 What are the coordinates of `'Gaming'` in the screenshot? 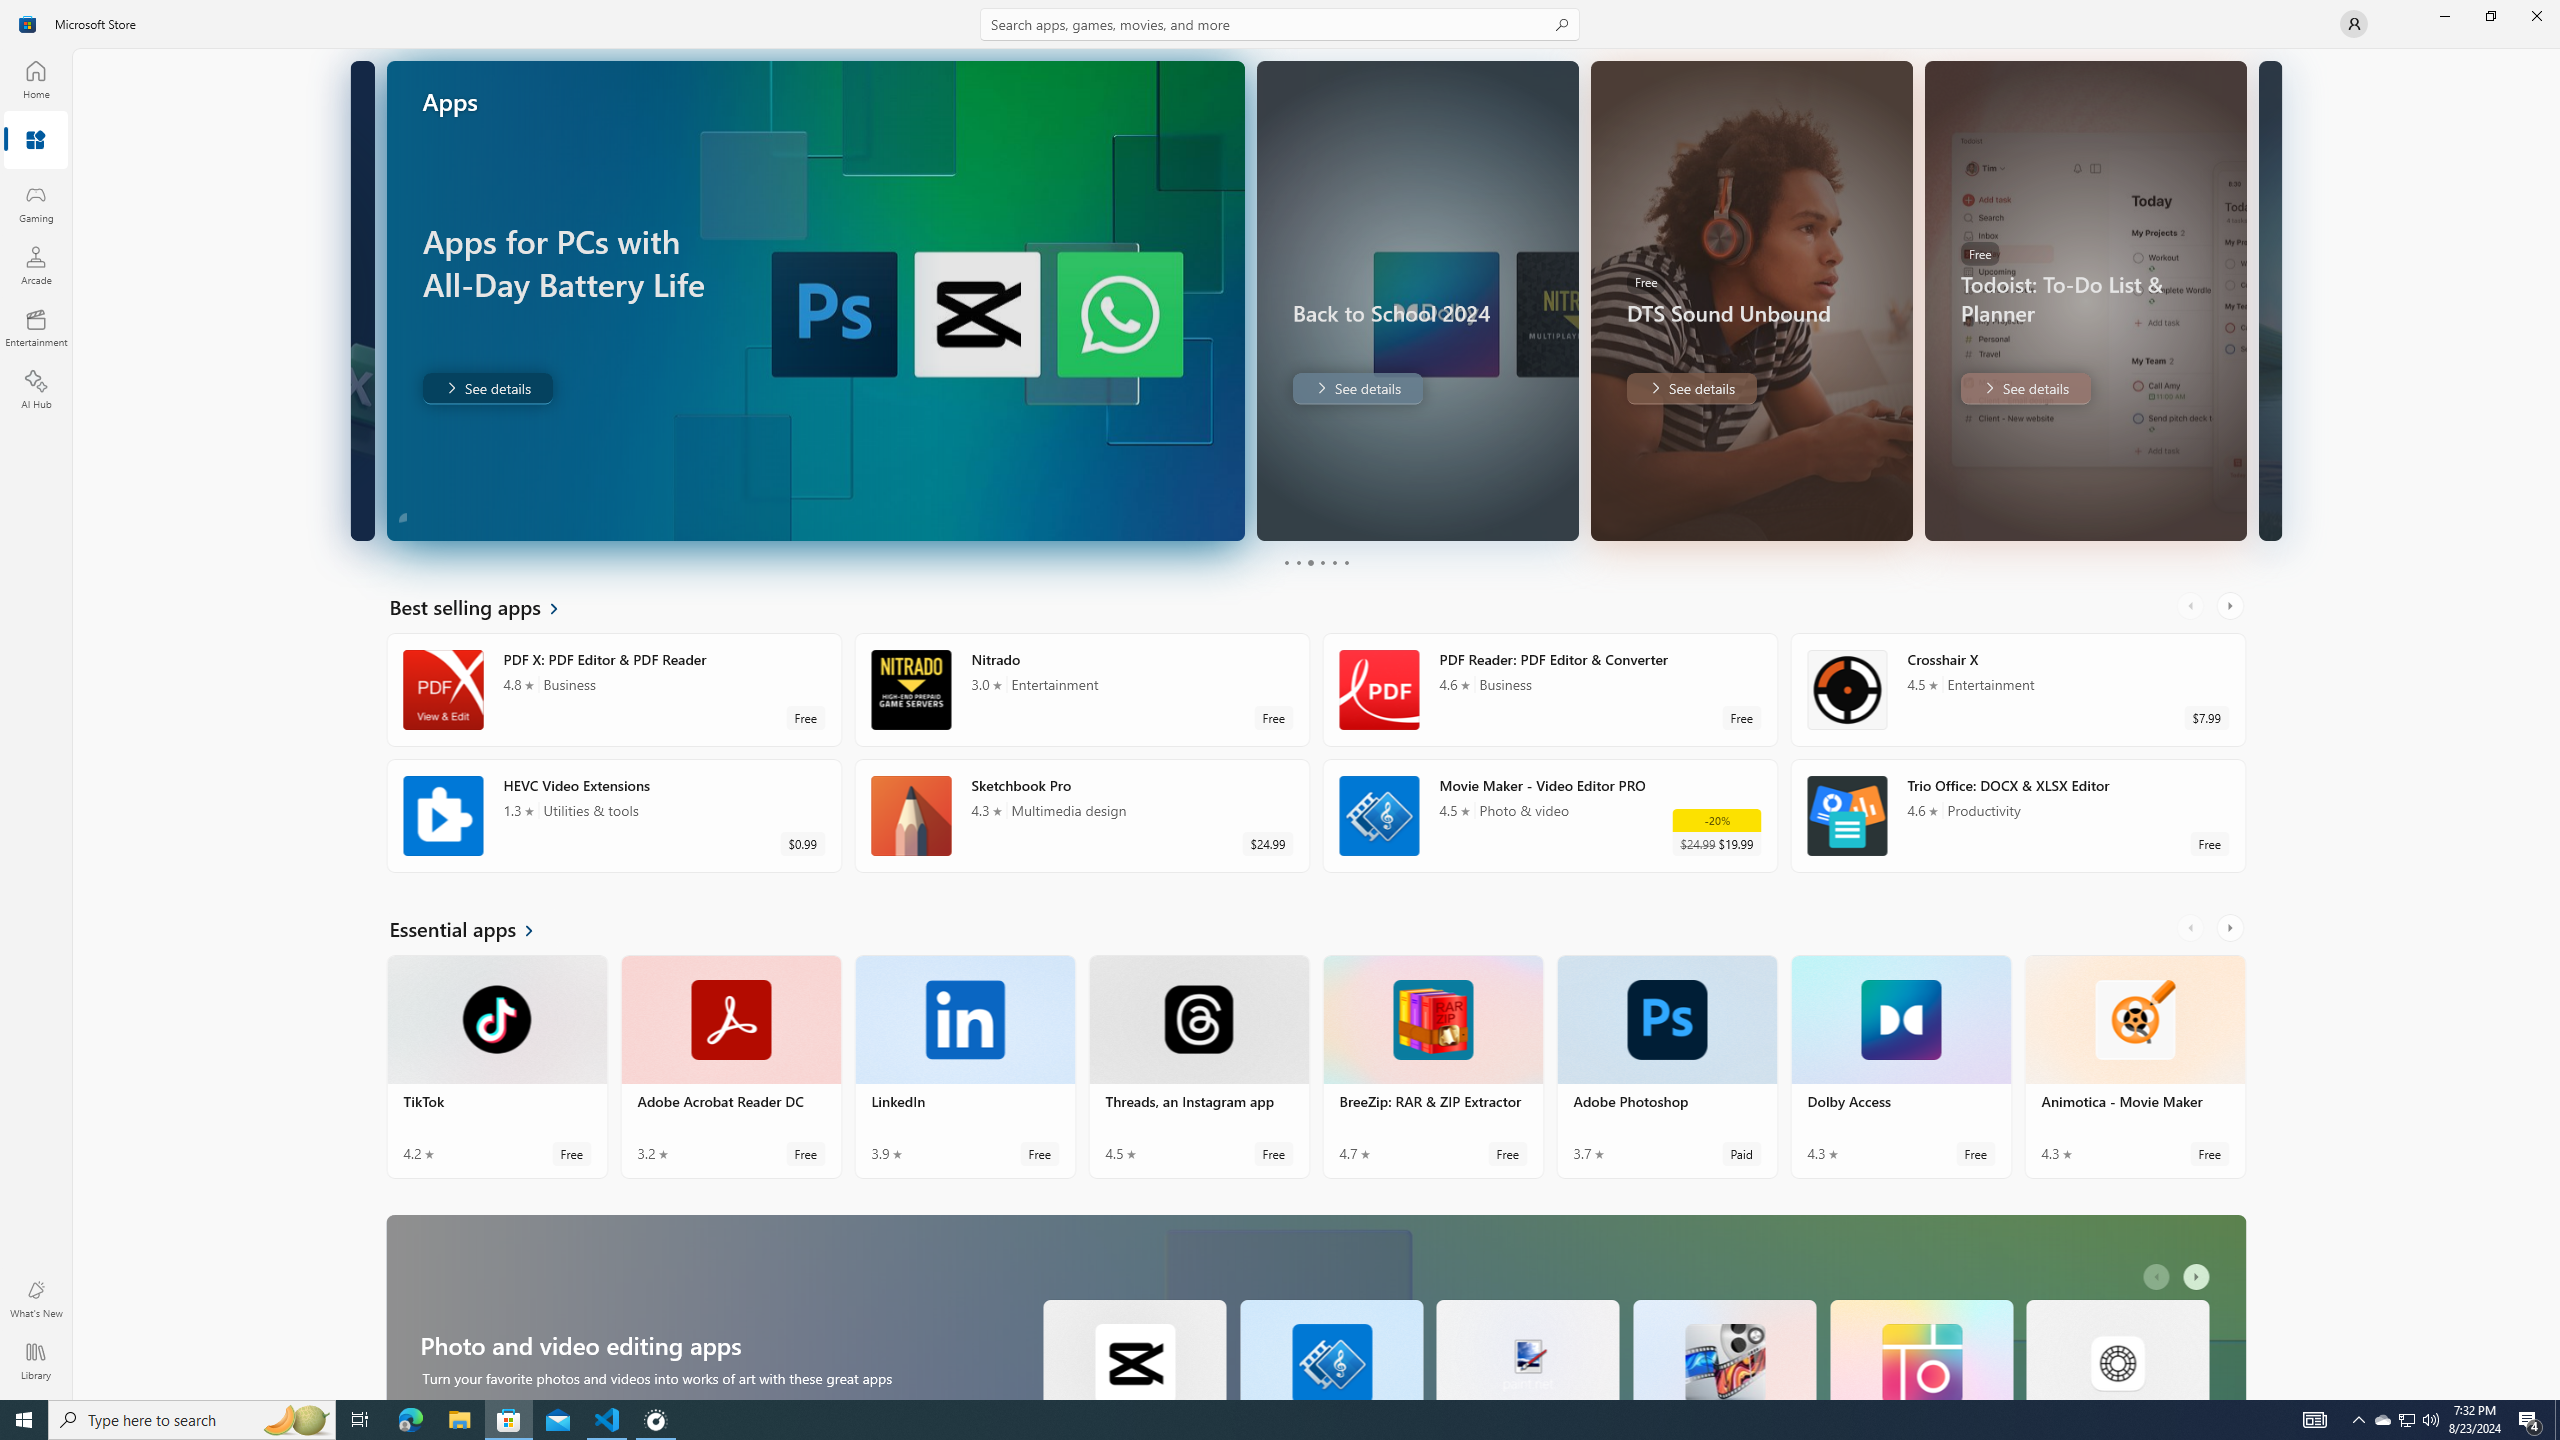 It's located at (34, 202).